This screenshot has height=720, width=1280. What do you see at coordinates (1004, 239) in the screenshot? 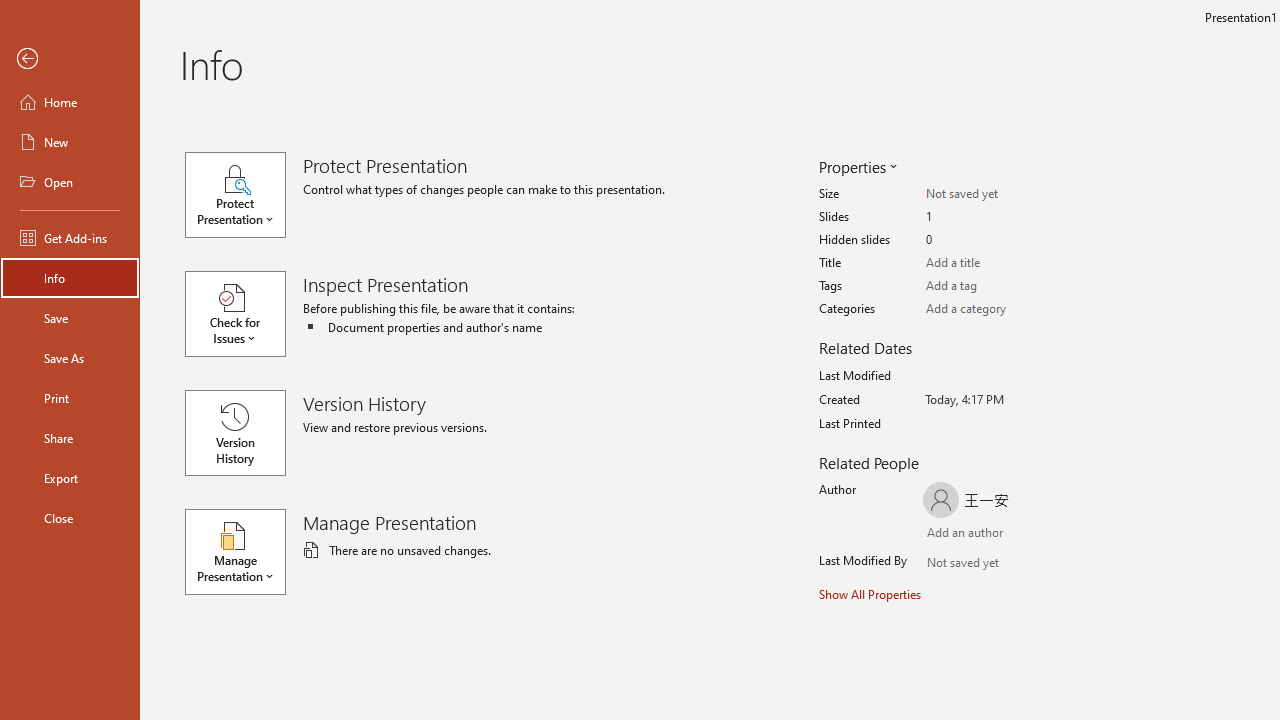
I see `'Hidden slides'` at bounding box center [1004, 239].